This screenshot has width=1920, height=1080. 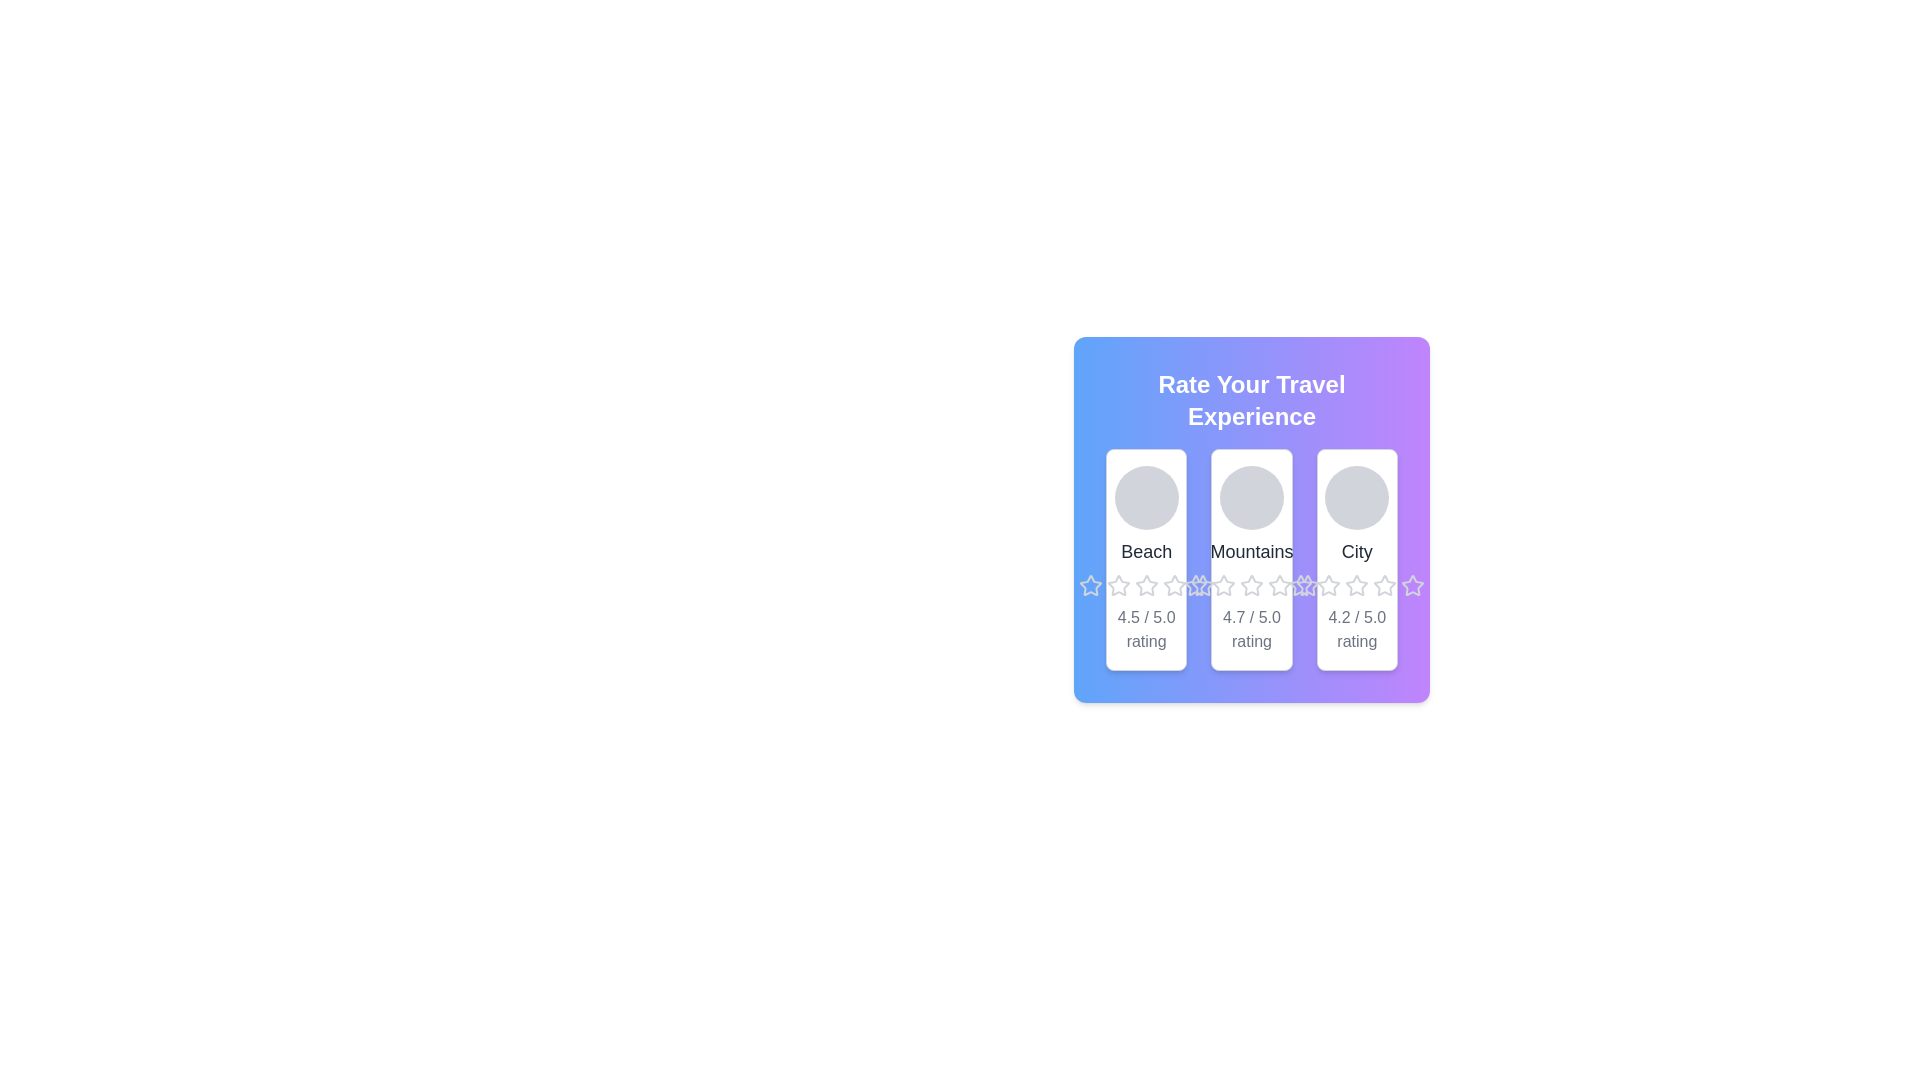 What do you see at coordinates (1146, 585) in the screenshot?
I see `the third star in the Rating Star element to rate it, which is located on the 'Beach' card beneath the title and above the rating text '4.5 / 5.0 rating'` at bounding box center [1146, 585].